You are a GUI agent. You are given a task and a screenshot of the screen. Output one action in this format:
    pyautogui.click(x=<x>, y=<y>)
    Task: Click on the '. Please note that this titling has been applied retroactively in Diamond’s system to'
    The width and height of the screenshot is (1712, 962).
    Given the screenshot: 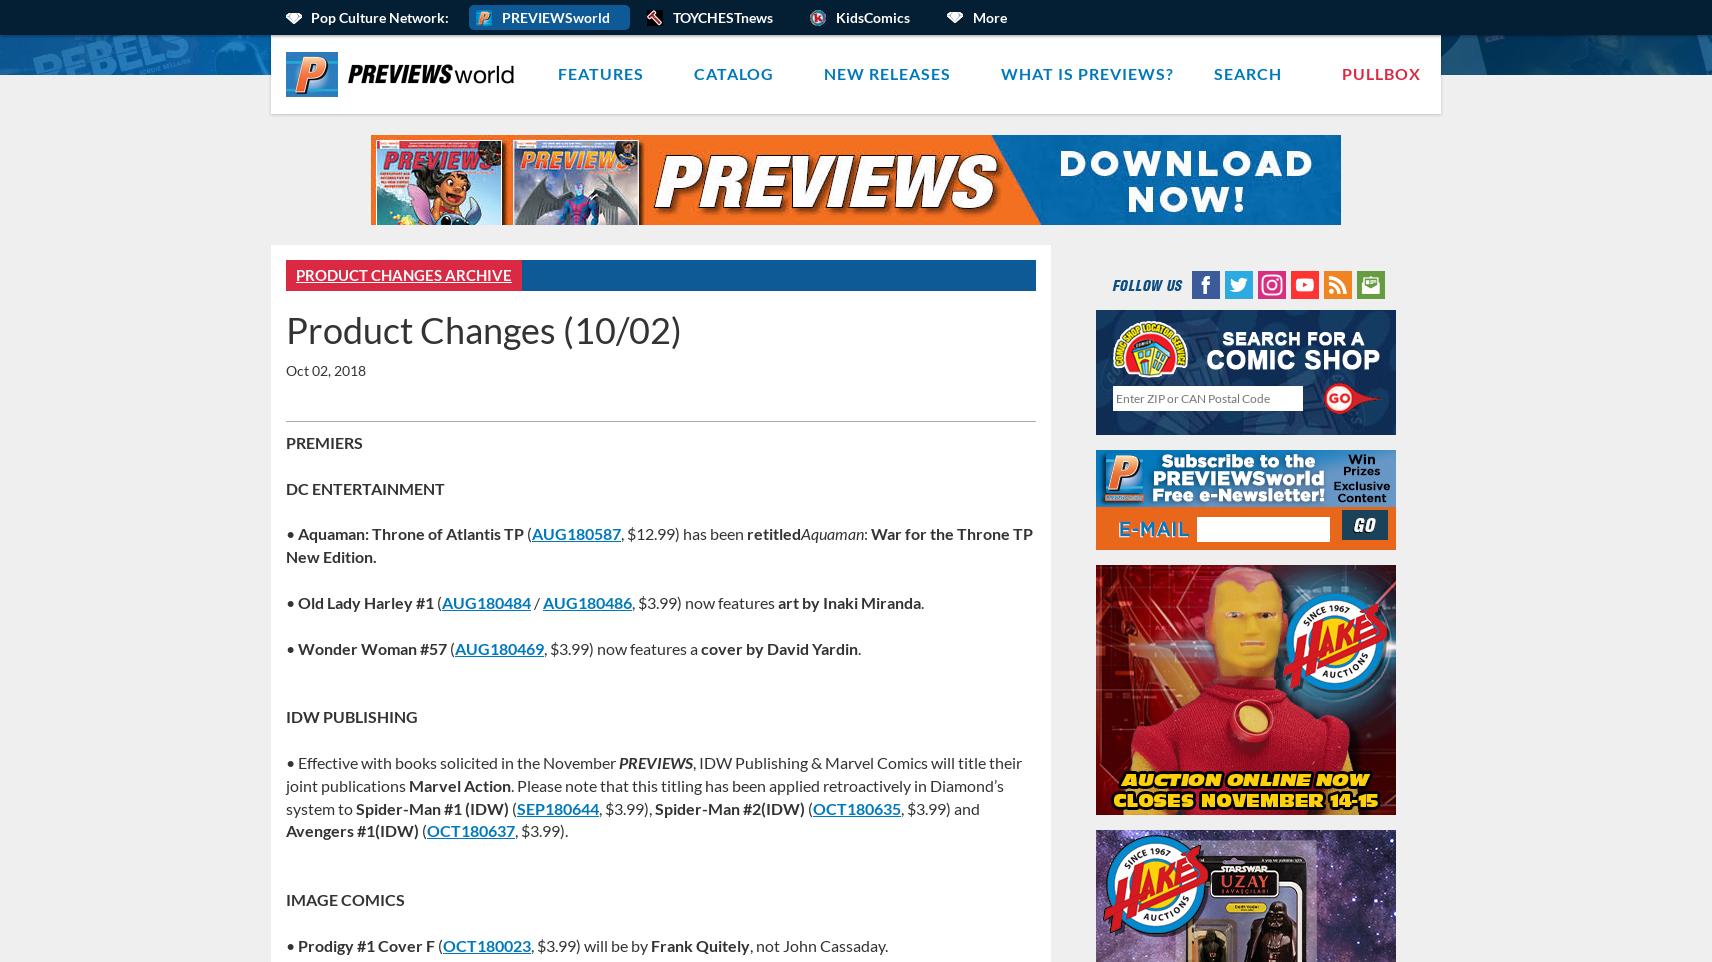 What is the action you would take?
    pyautogui.click(x=645, y=794)
    